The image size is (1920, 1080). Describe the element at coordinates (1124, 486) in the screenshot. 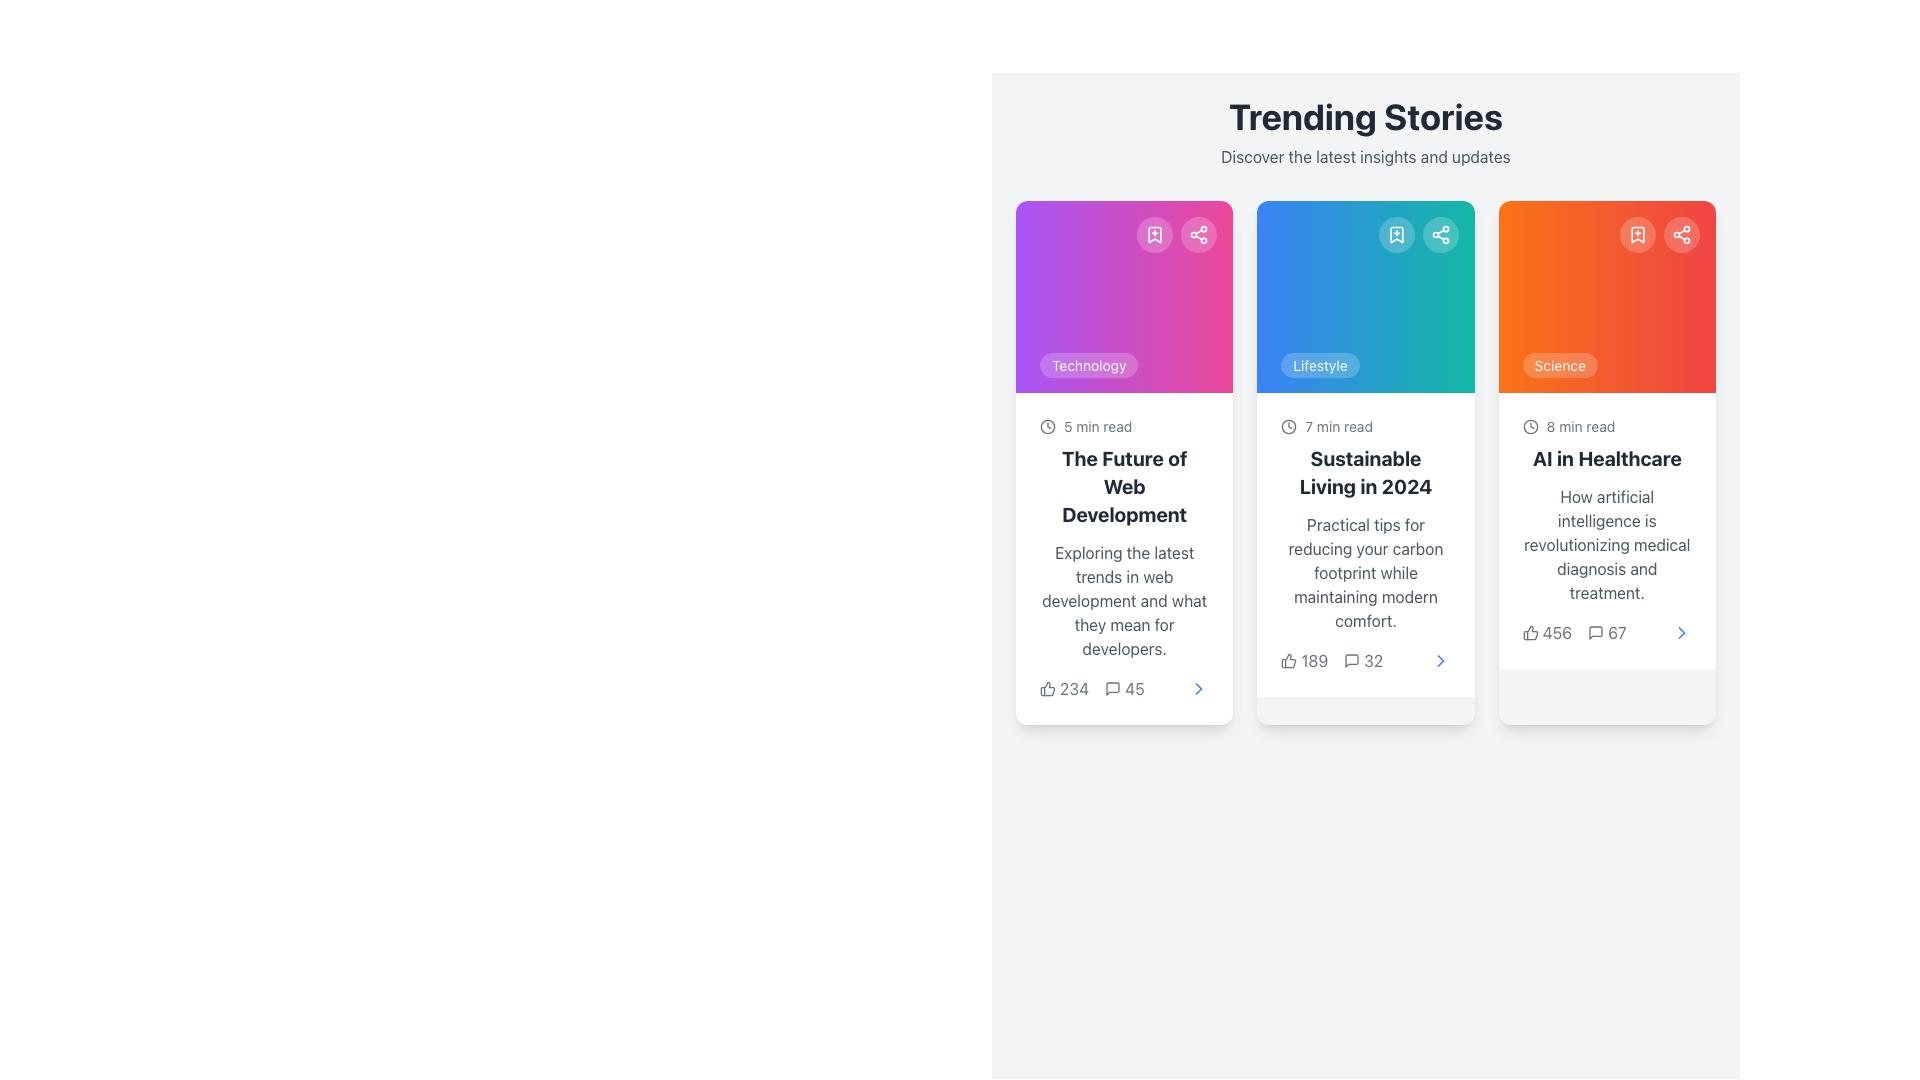

I see `the Text label that serves as the title for the card summarizing the primary topic or article, located in the leftmost card under the 'Trending Stories' section, positioned below the '5 min read' text and above the supporting description text` at that location.